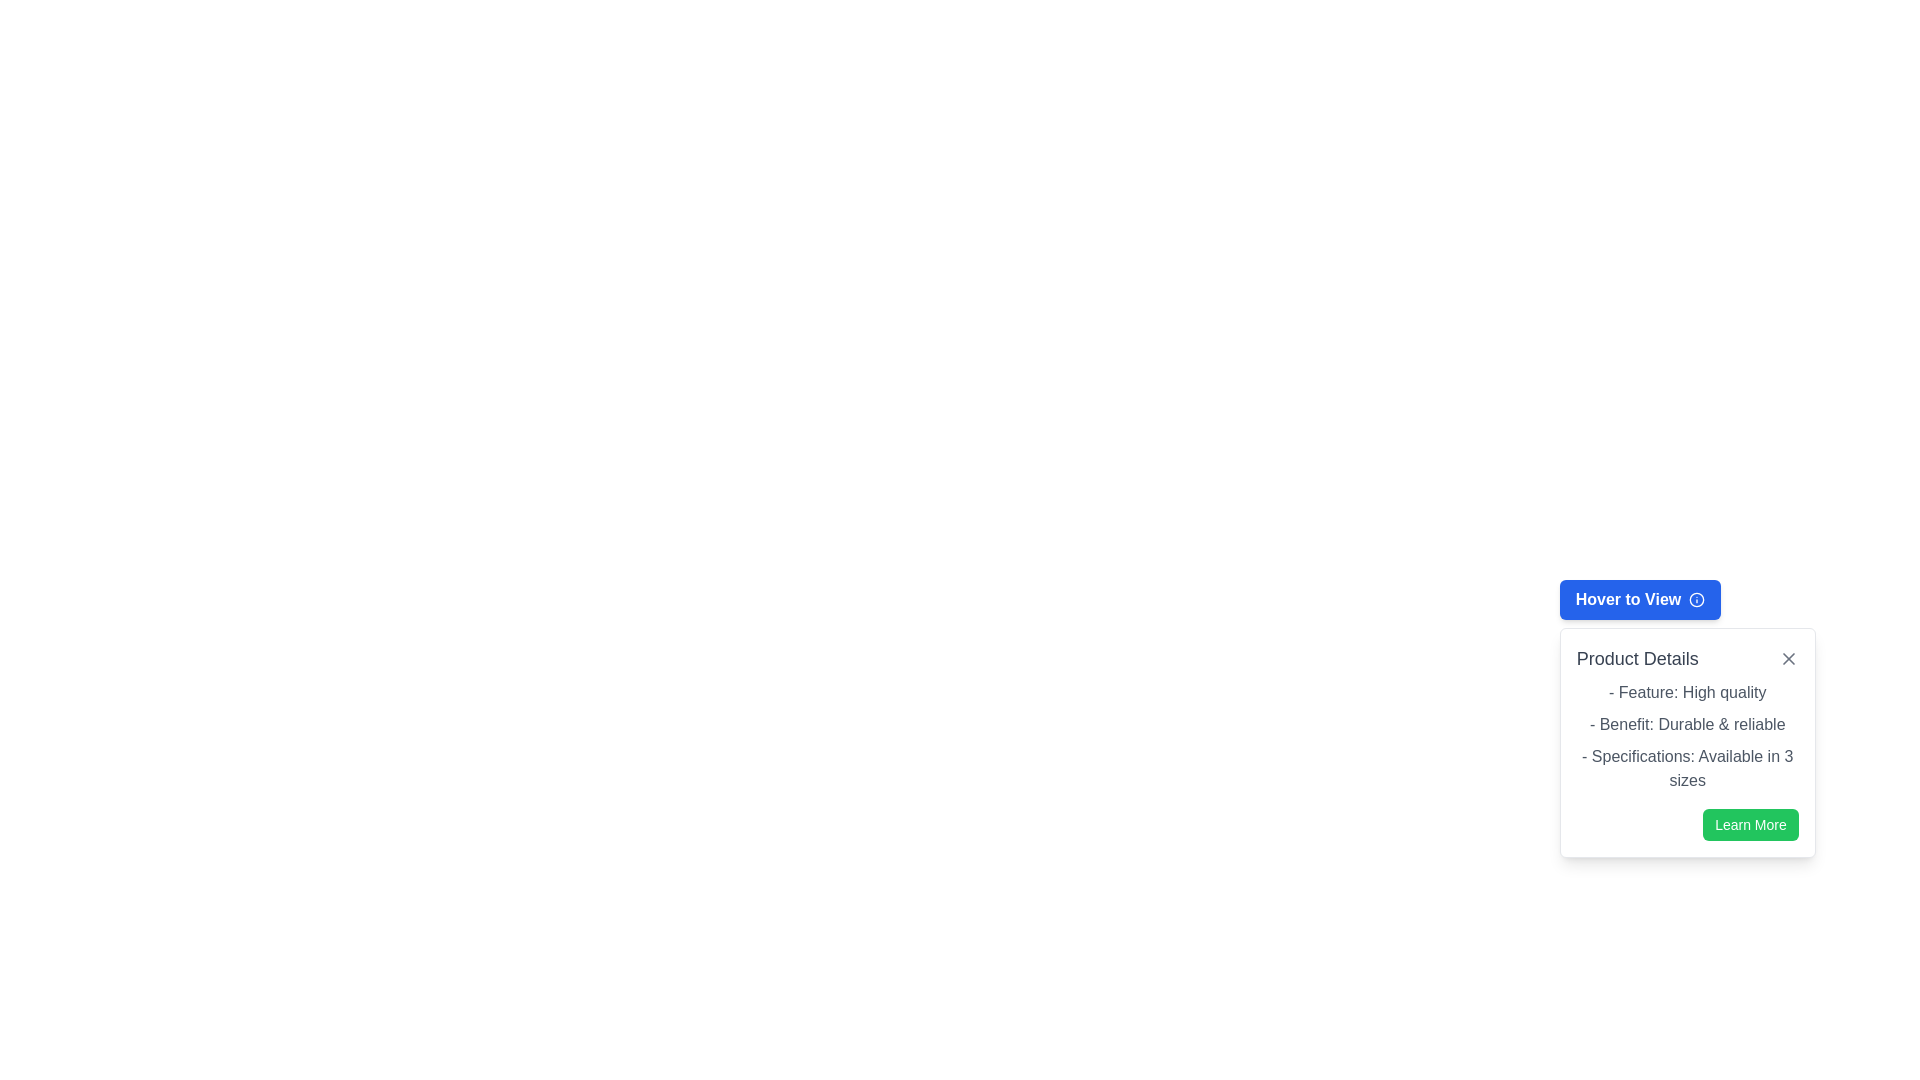 The height and width of the screenshot is (1080, 1920). What do you see at coordinates (1749, 825) in the screenshot?
I see `the rectangular green button with white text 'Learn More' located at the bottom-right of the 'Product Details' card` at bounding box center [1749, 825].